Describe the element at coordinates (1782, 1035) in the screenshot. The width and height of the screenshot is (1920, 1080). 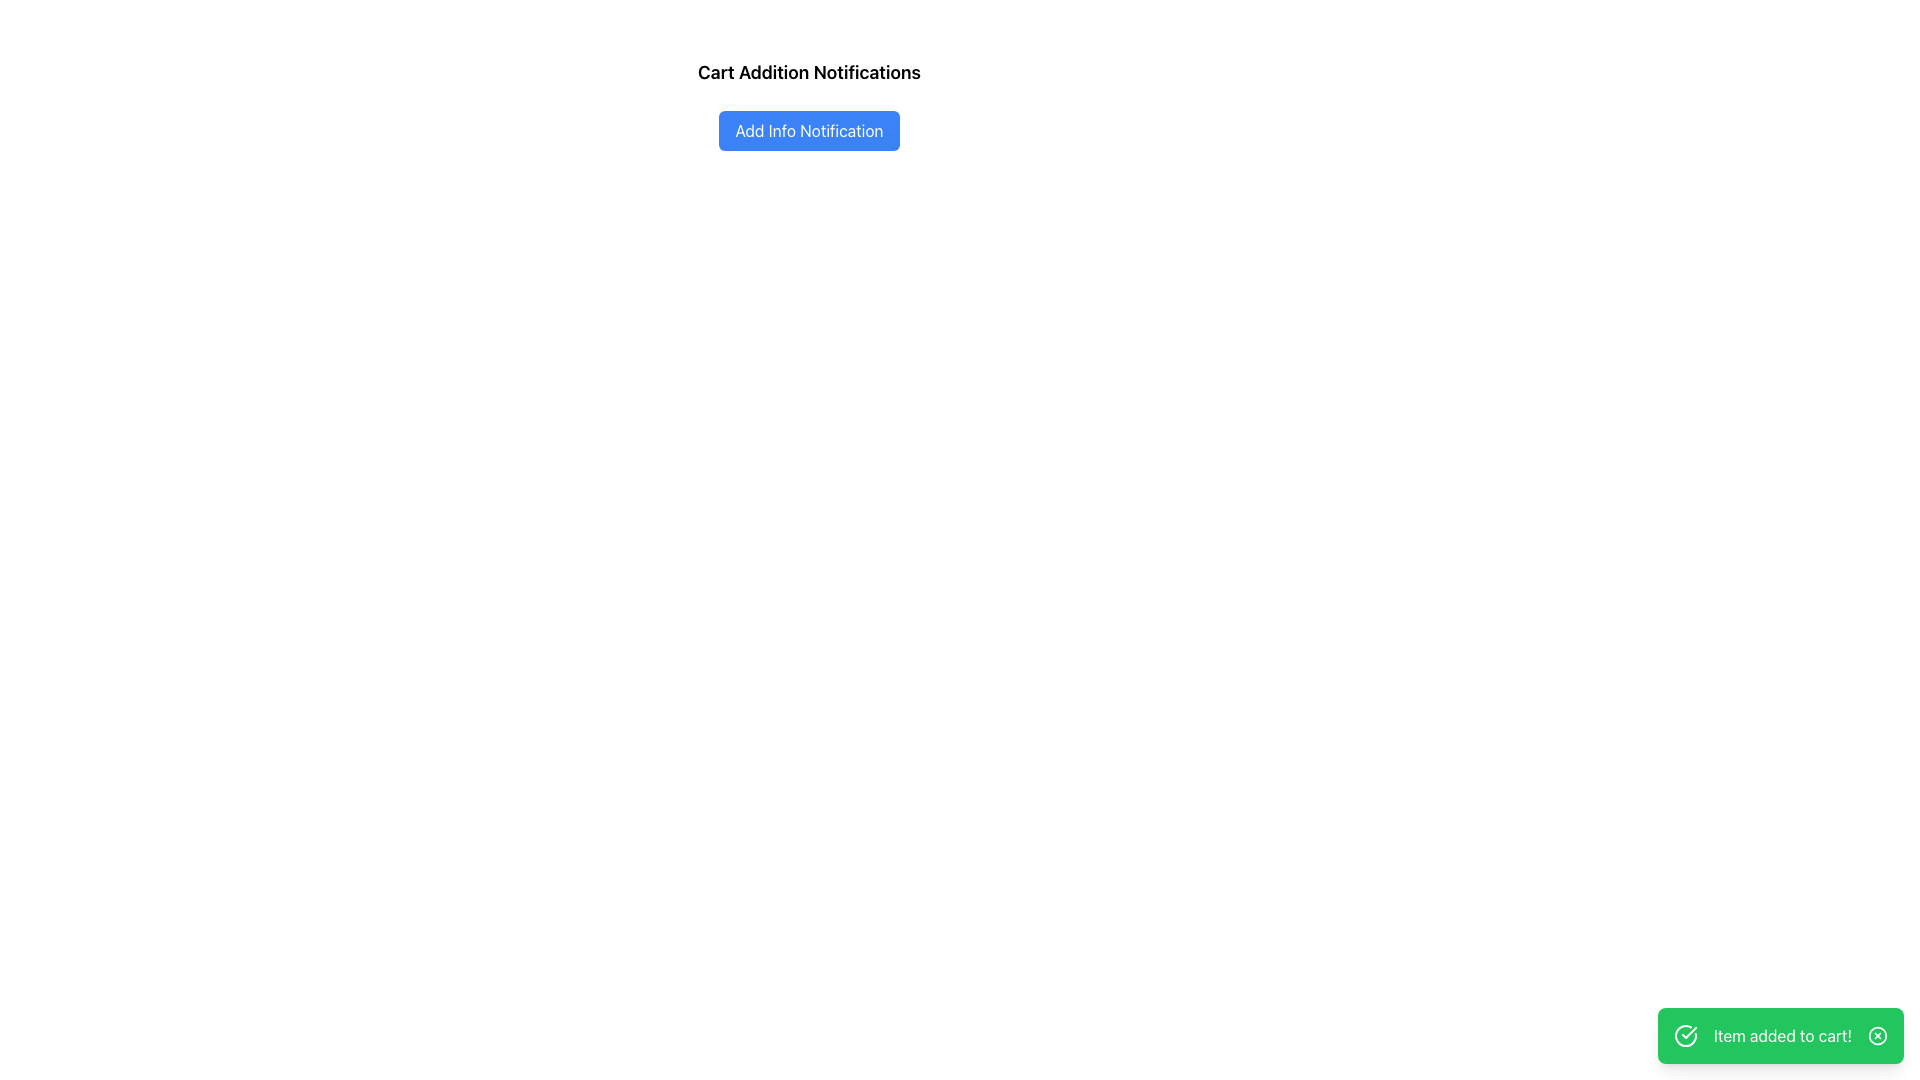
I see `the text label that indicates a successful addition of an item to the shopping cart, located in the bottom-right notification box` at that location.